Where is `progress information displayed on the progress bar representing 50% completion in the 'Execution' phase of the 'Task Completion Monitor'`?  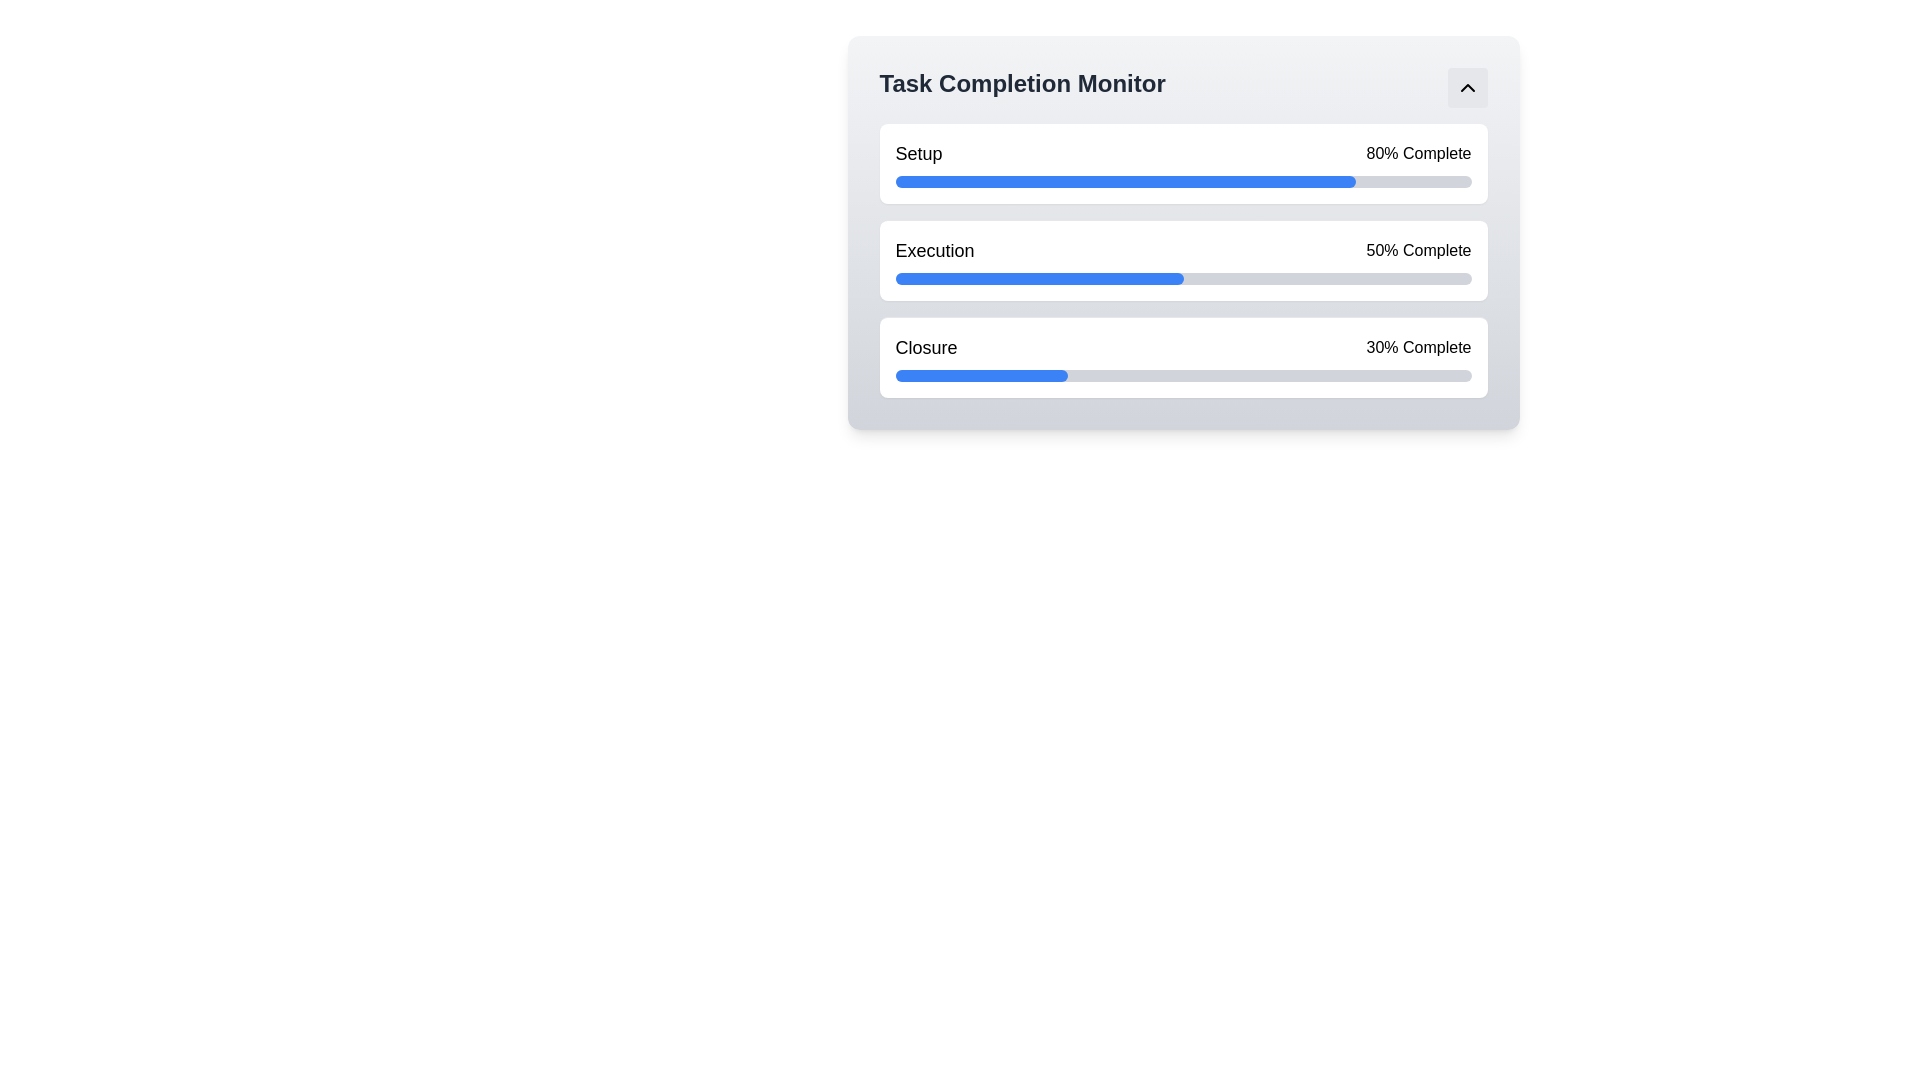
progress information displayed on the progress bar representing 50% completion in the 'Execution' phase of the 'Task Completion Monitor' is located at coordinates (1183, 260).